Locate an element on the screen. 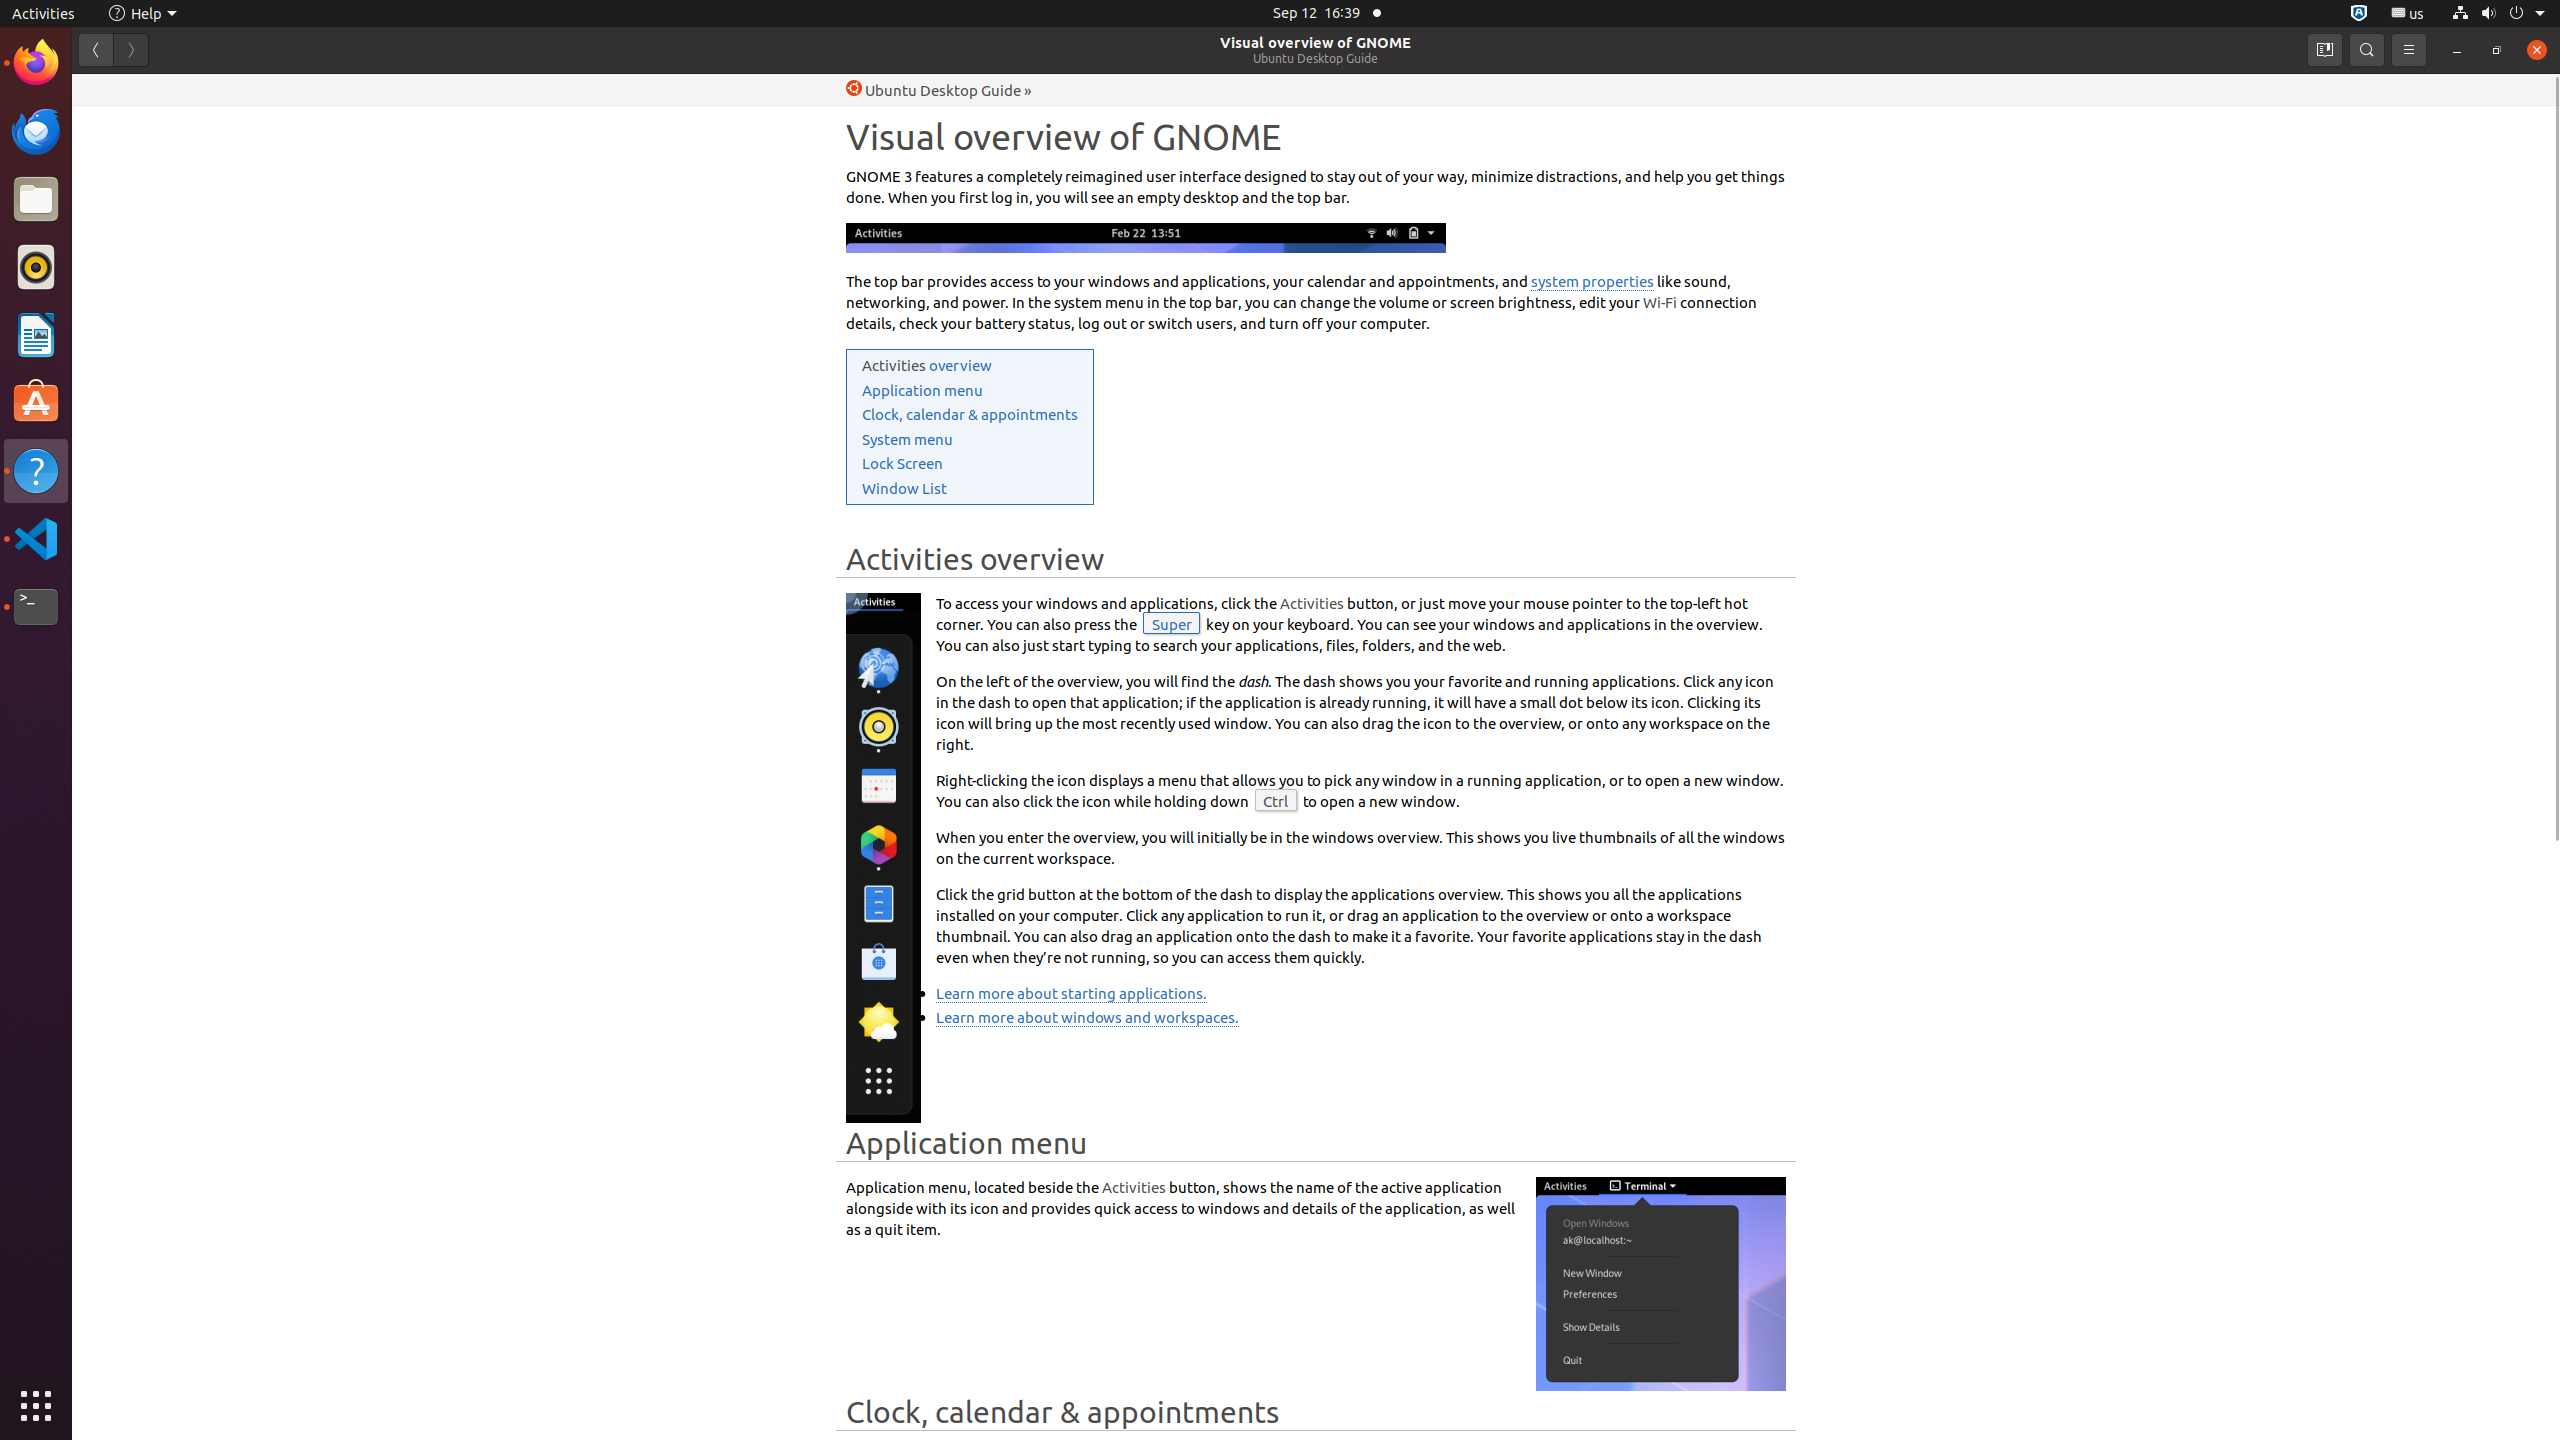 The width and height of the screenshot is (2560, 1440). 'System menu' is located at coordinates (906, 438).